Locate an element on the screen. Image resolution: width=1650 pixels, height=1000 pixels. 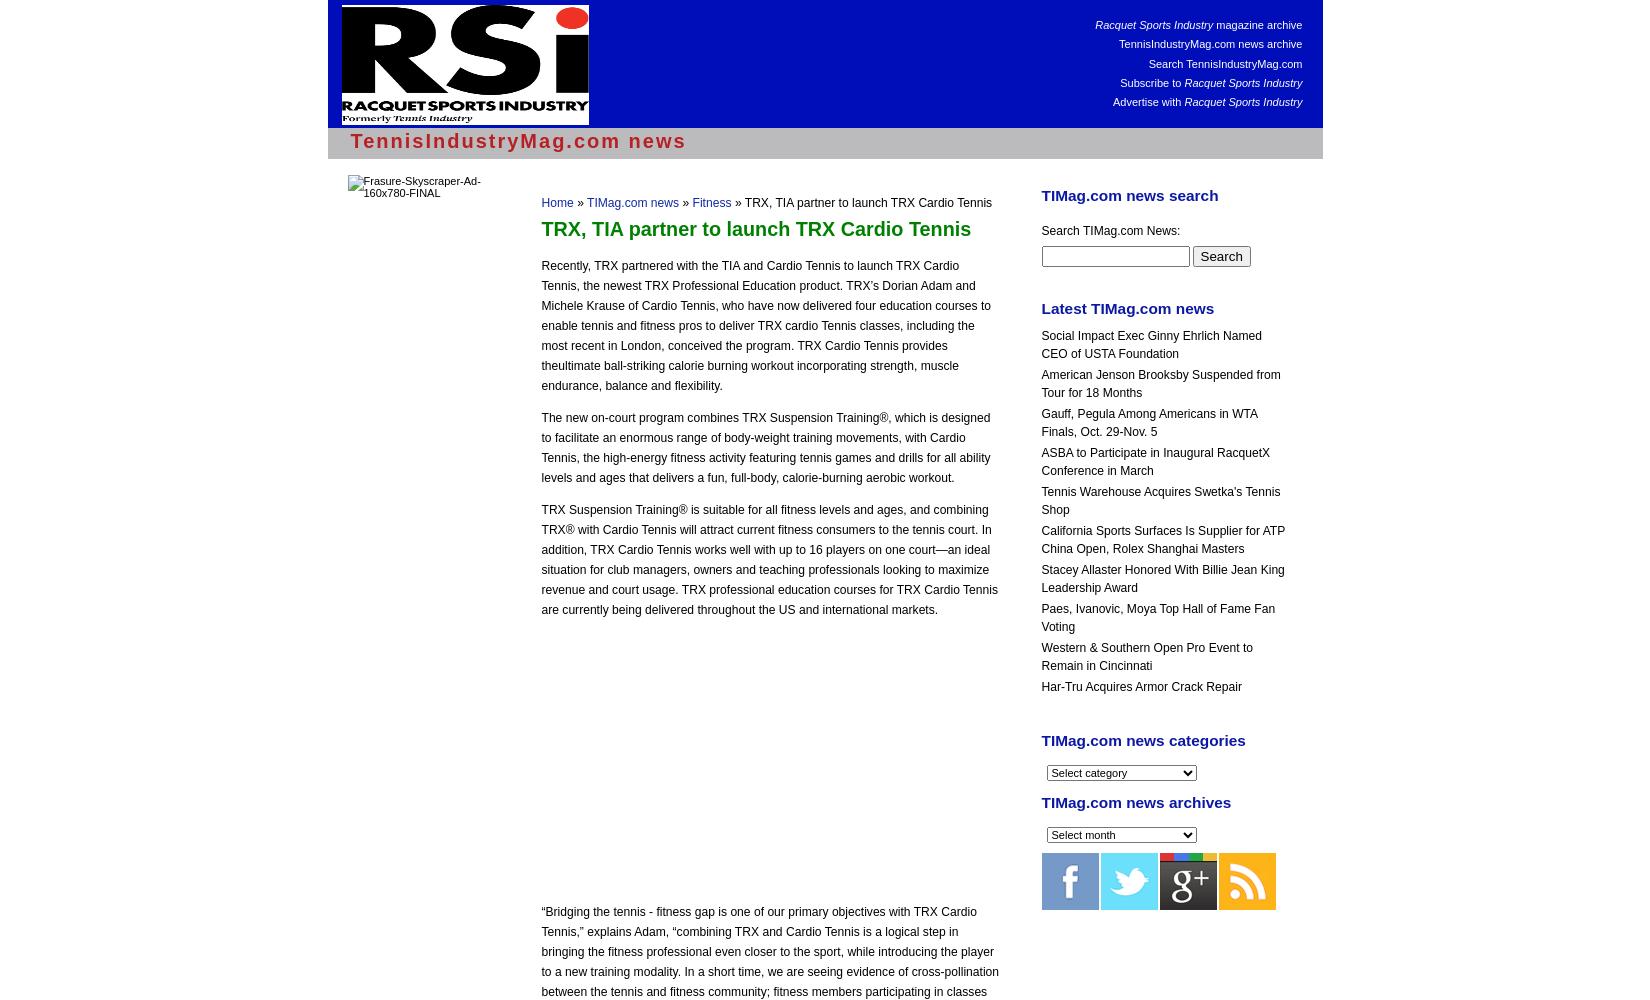
'Fitness' is located at coordinates (710, 202).